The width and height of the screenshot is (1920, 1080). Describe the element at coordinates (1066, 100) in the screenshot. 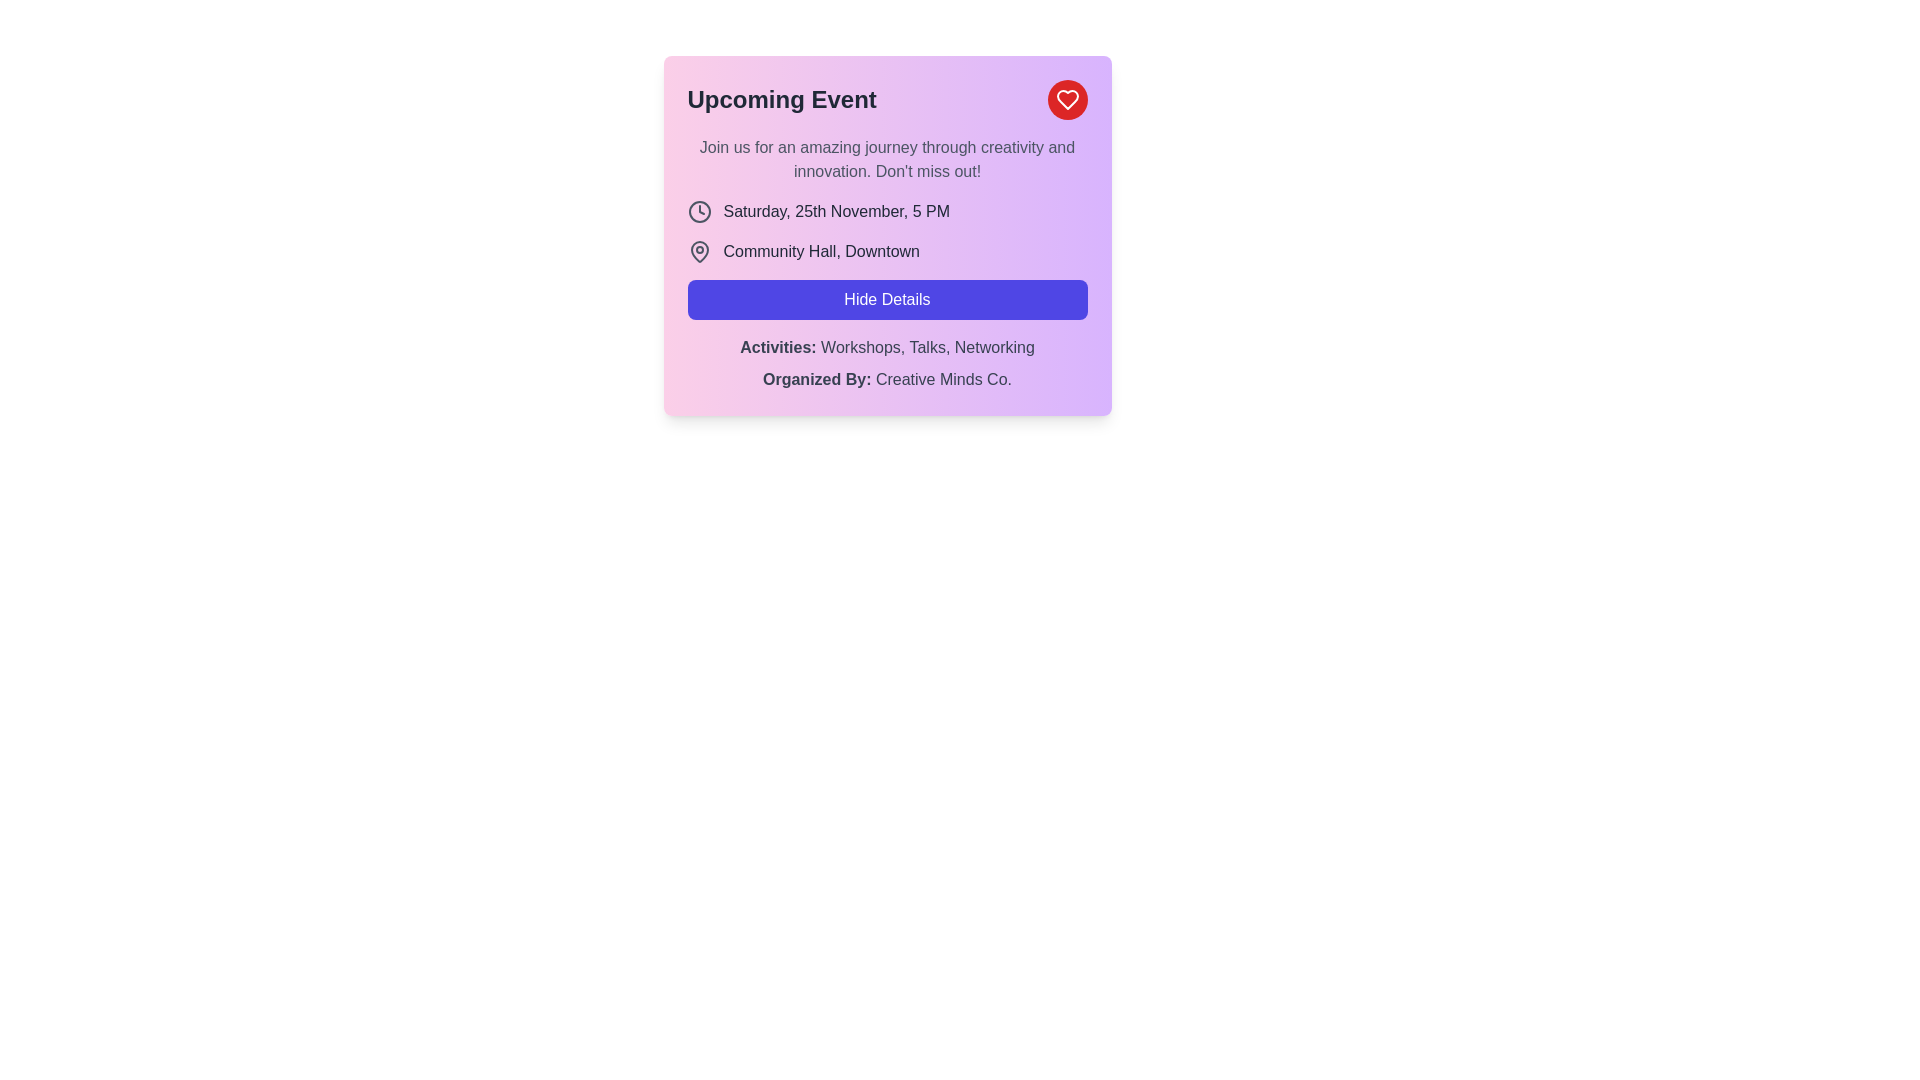

I see `the circular red button with a white heart icon in the top-right corner of the 'Upcoming Event' card to interact` at that location.